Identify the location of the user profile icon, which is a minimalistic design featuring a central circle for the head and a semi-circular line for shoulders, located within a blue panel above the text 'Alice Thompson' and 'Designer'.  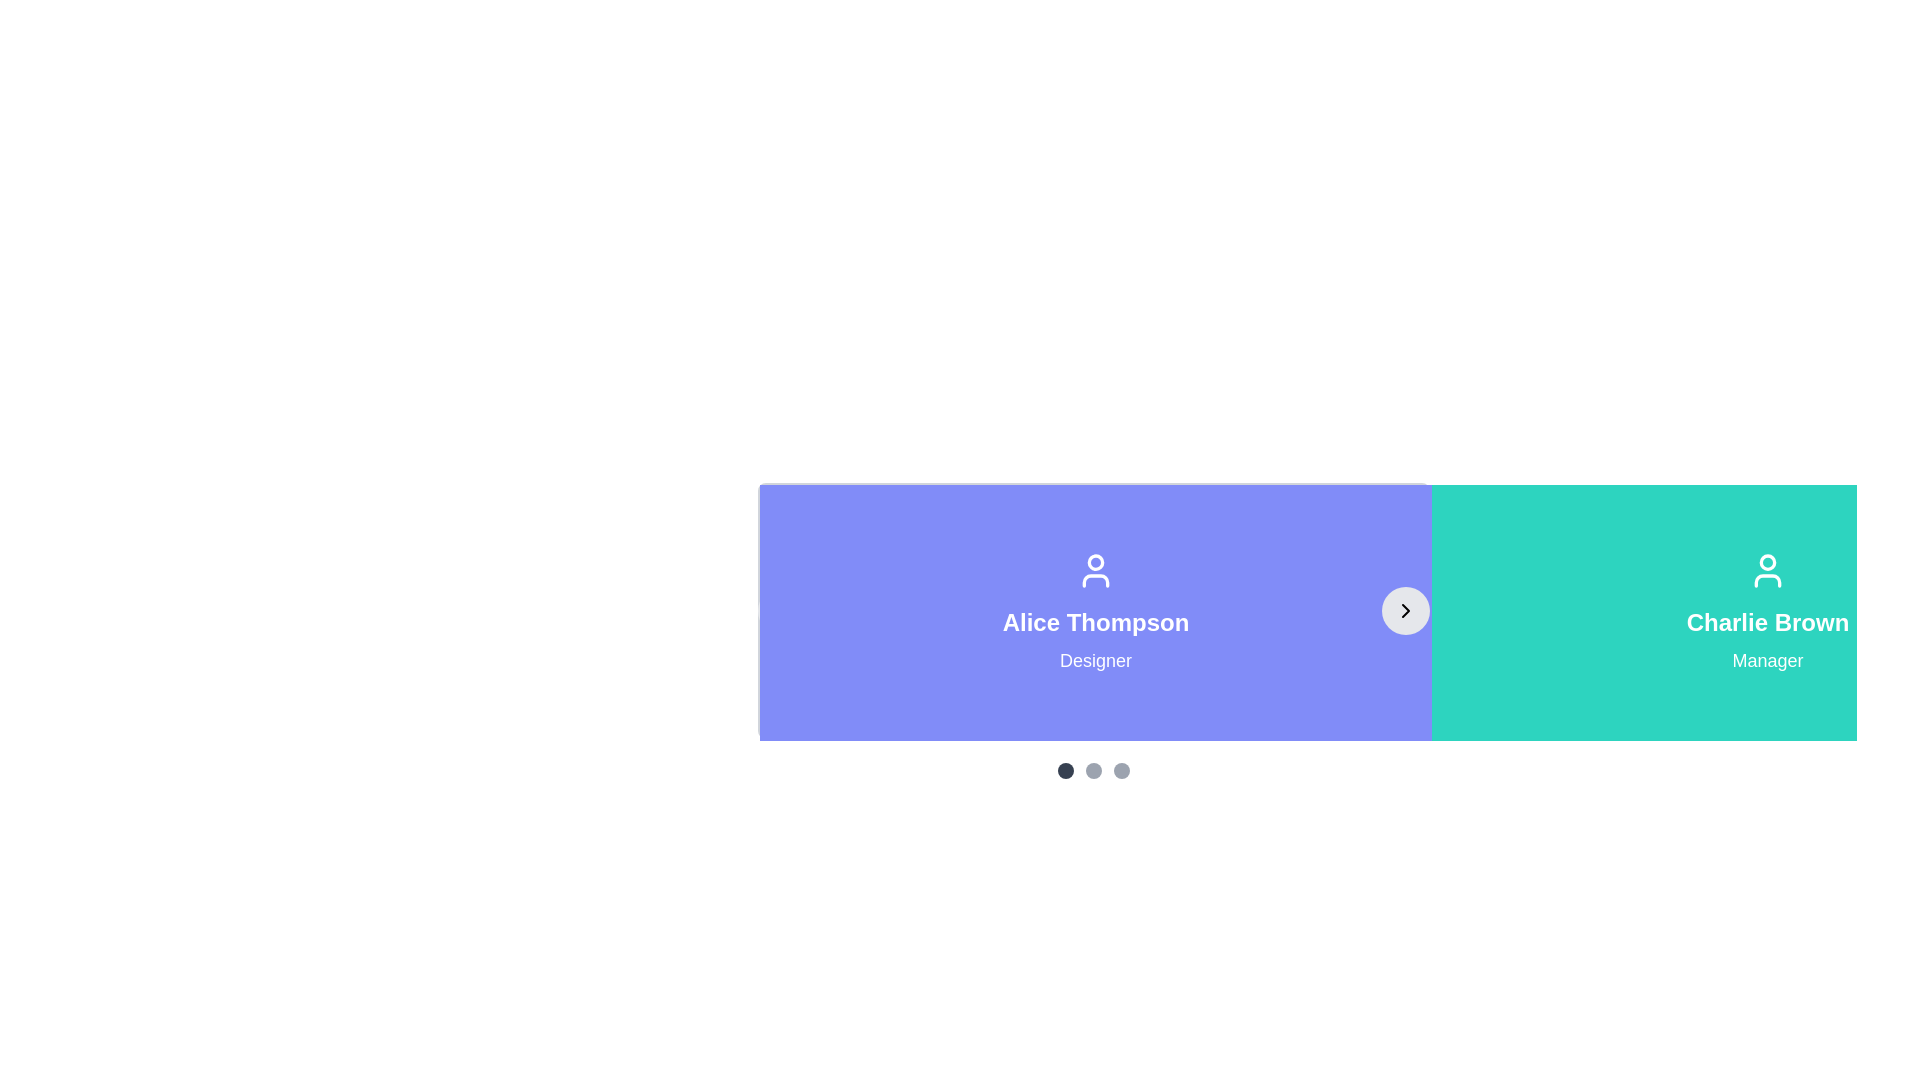
(1094, 570).